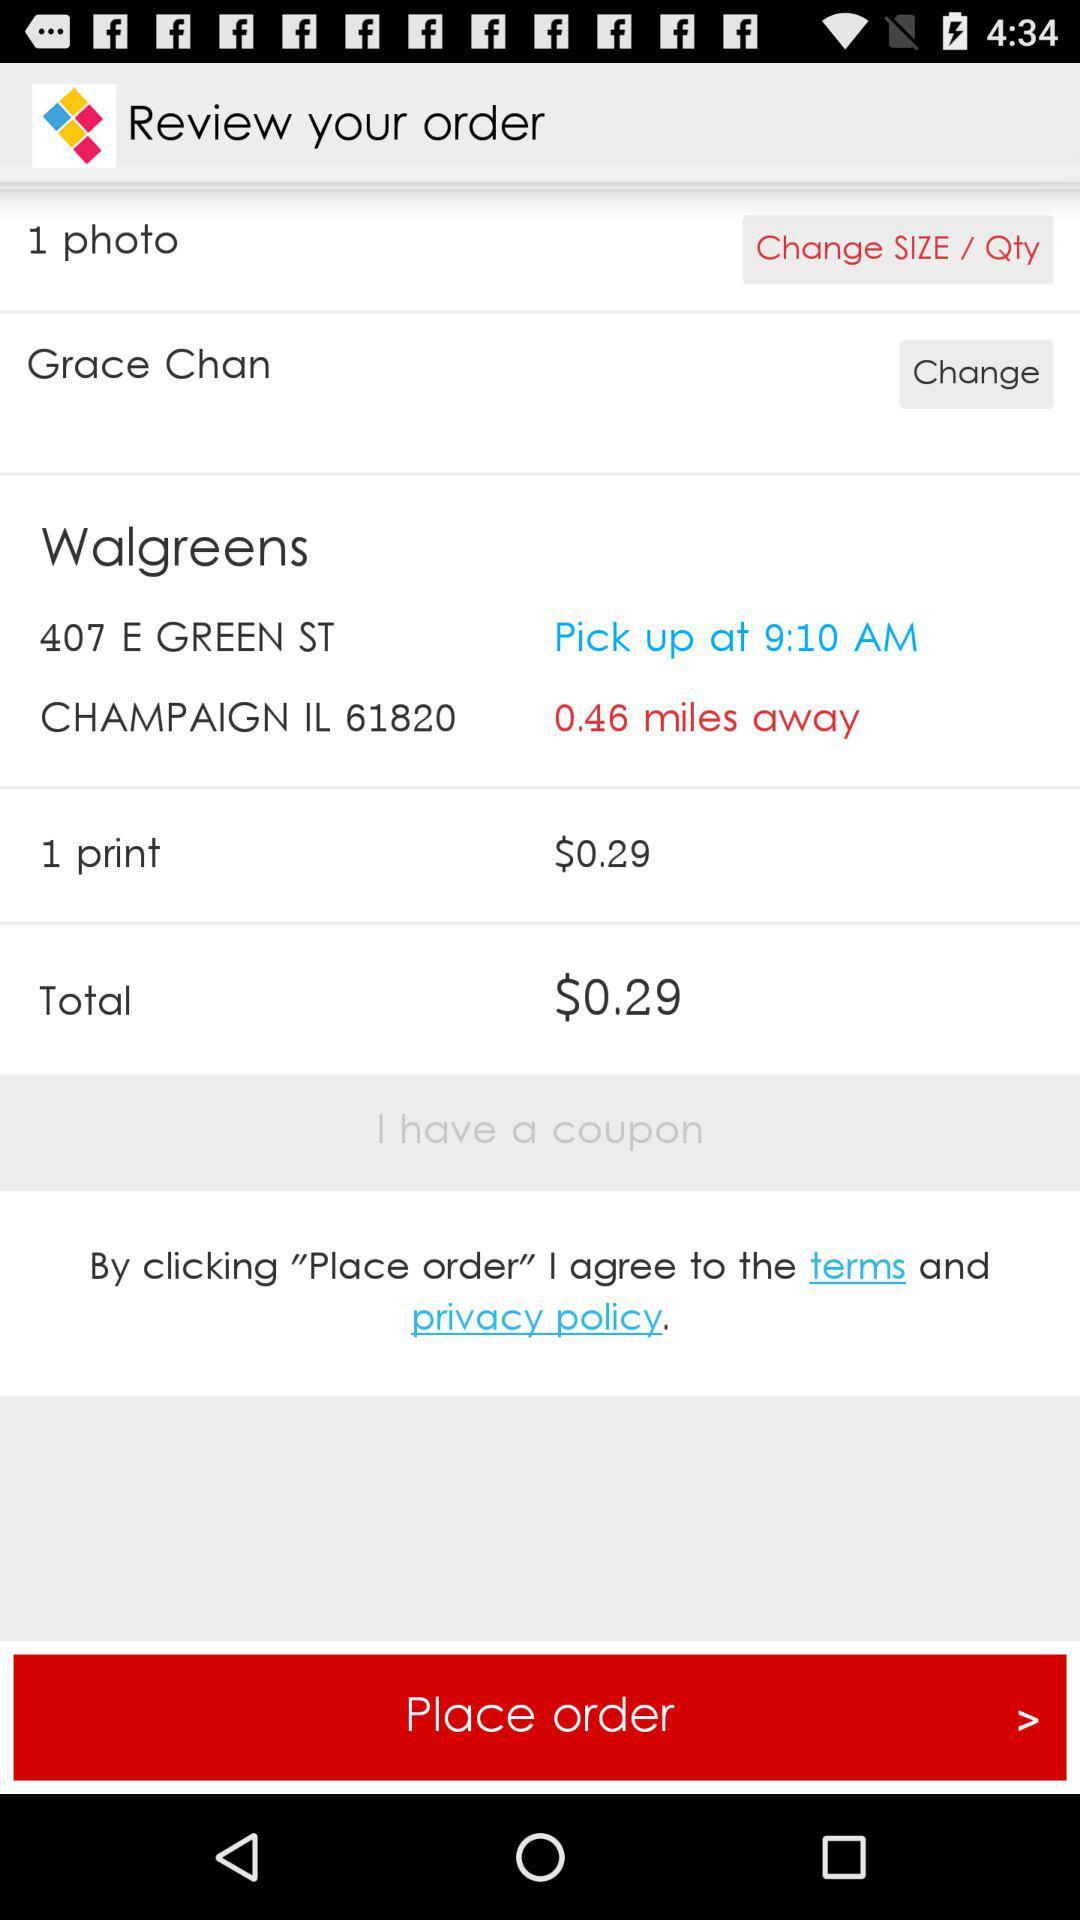  Describe the element at coordinates (897, 248) in the screenshot. I see `the icon next to the 1 photo` at that location.